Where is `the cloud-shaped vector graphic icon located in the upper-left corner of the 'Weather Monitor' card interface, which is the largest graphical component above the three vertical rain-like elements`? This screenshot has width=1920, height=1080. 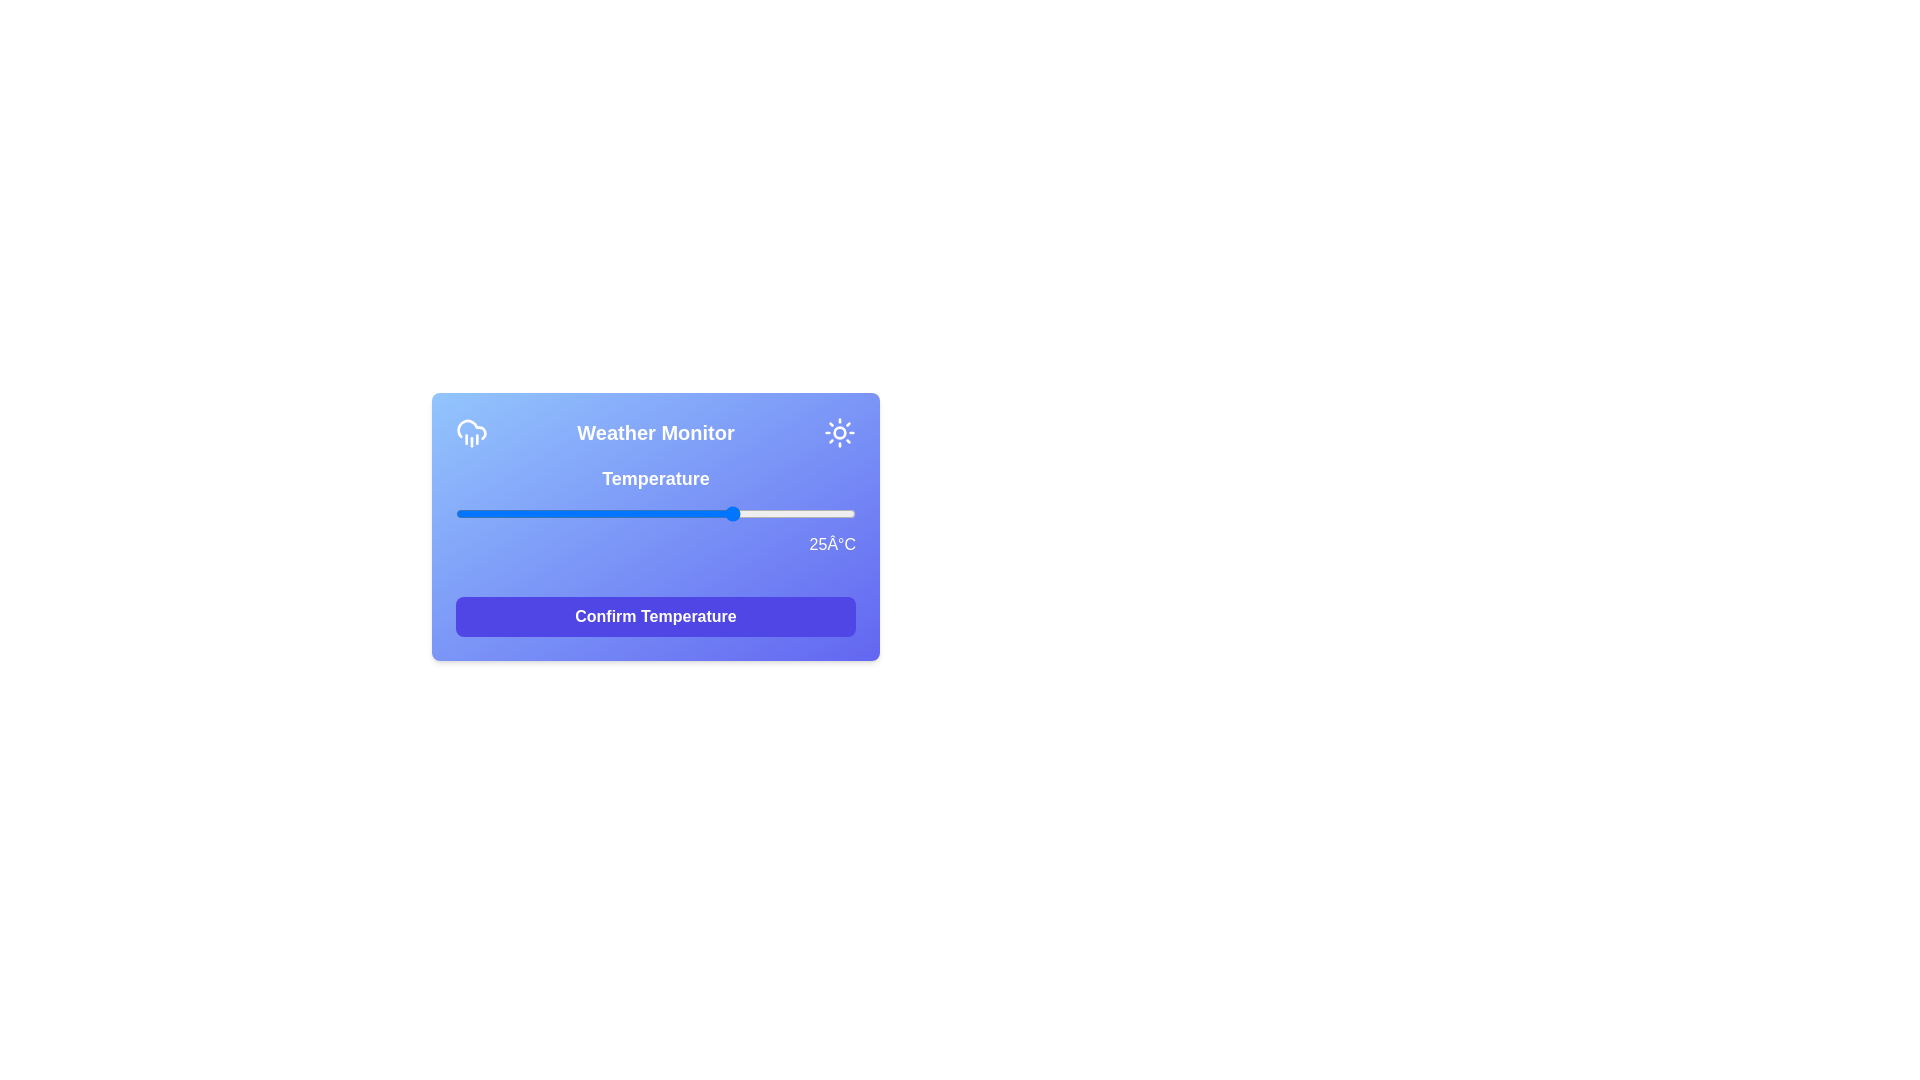
the cloud-shaped vector graphic icon located in the upper-left corner of the 'Weather Monitor' card interface, which is the largest graphical component above the three vertical rain-like elements is located at coordinates (470, 428).